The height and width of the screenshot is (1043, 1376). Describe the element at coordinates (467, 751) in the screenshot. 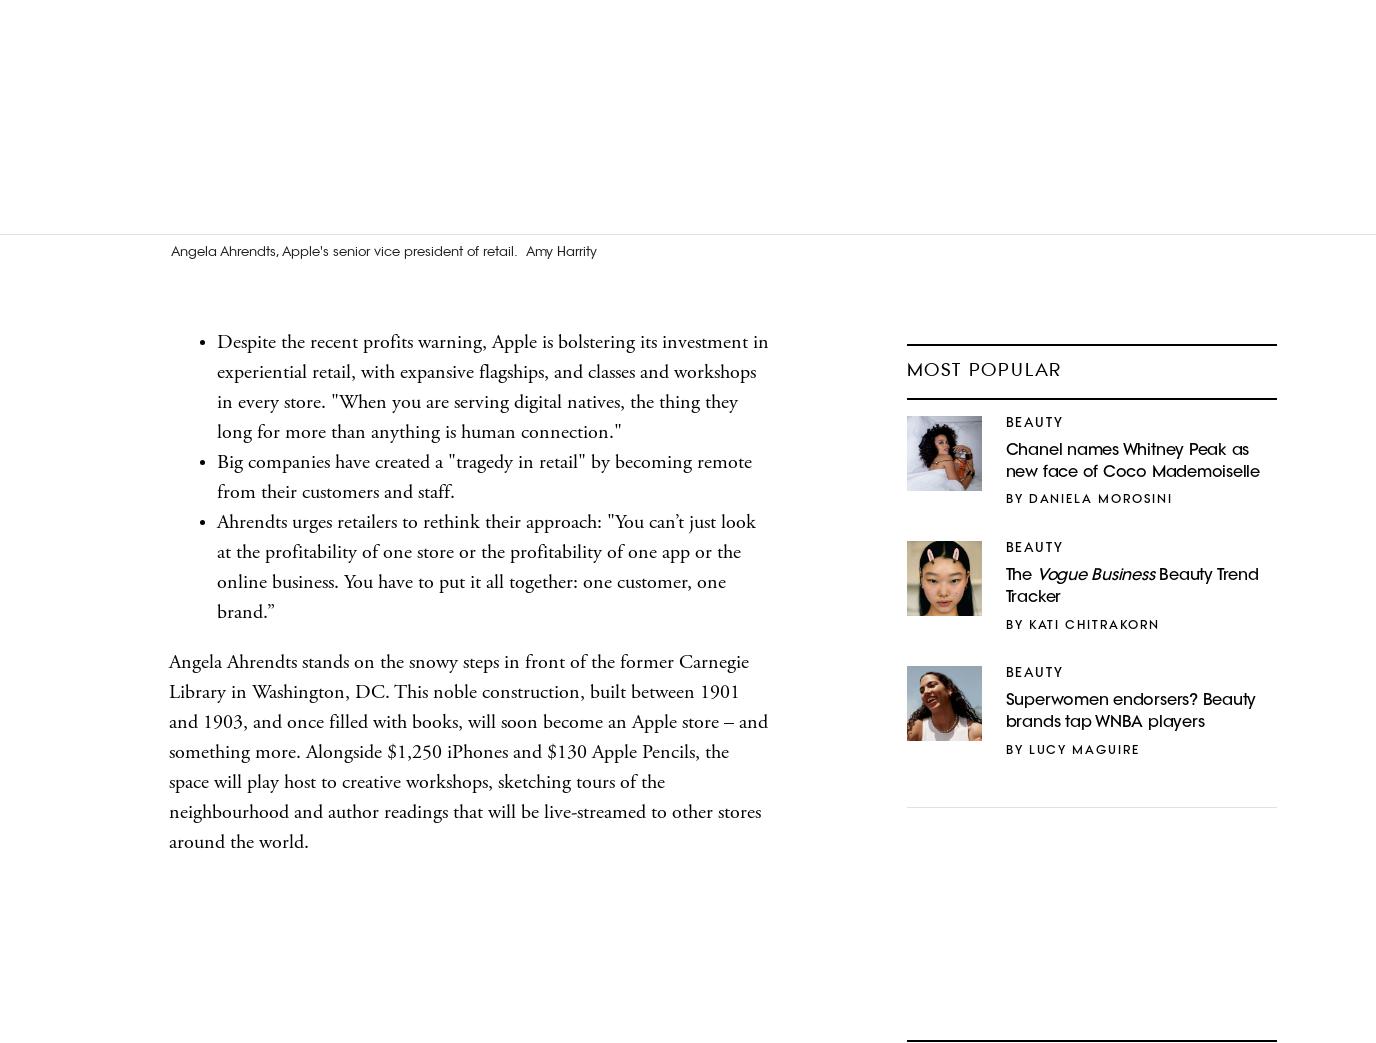

I see `'Angela Ahrendts stands on the snowy steps in front of the former Carnegie Library in Washington, DC. This noble construction, built between 1901 and 1903, and once filled with books, will soon become an Apple store – and something more. Alongside $1,250 iPhones and $130 Apple Pencils, the space will play host to creative workshops, sketching tours of the neighbourhood and author readings that will be live-streamed to other stores around the world.'` at that location.